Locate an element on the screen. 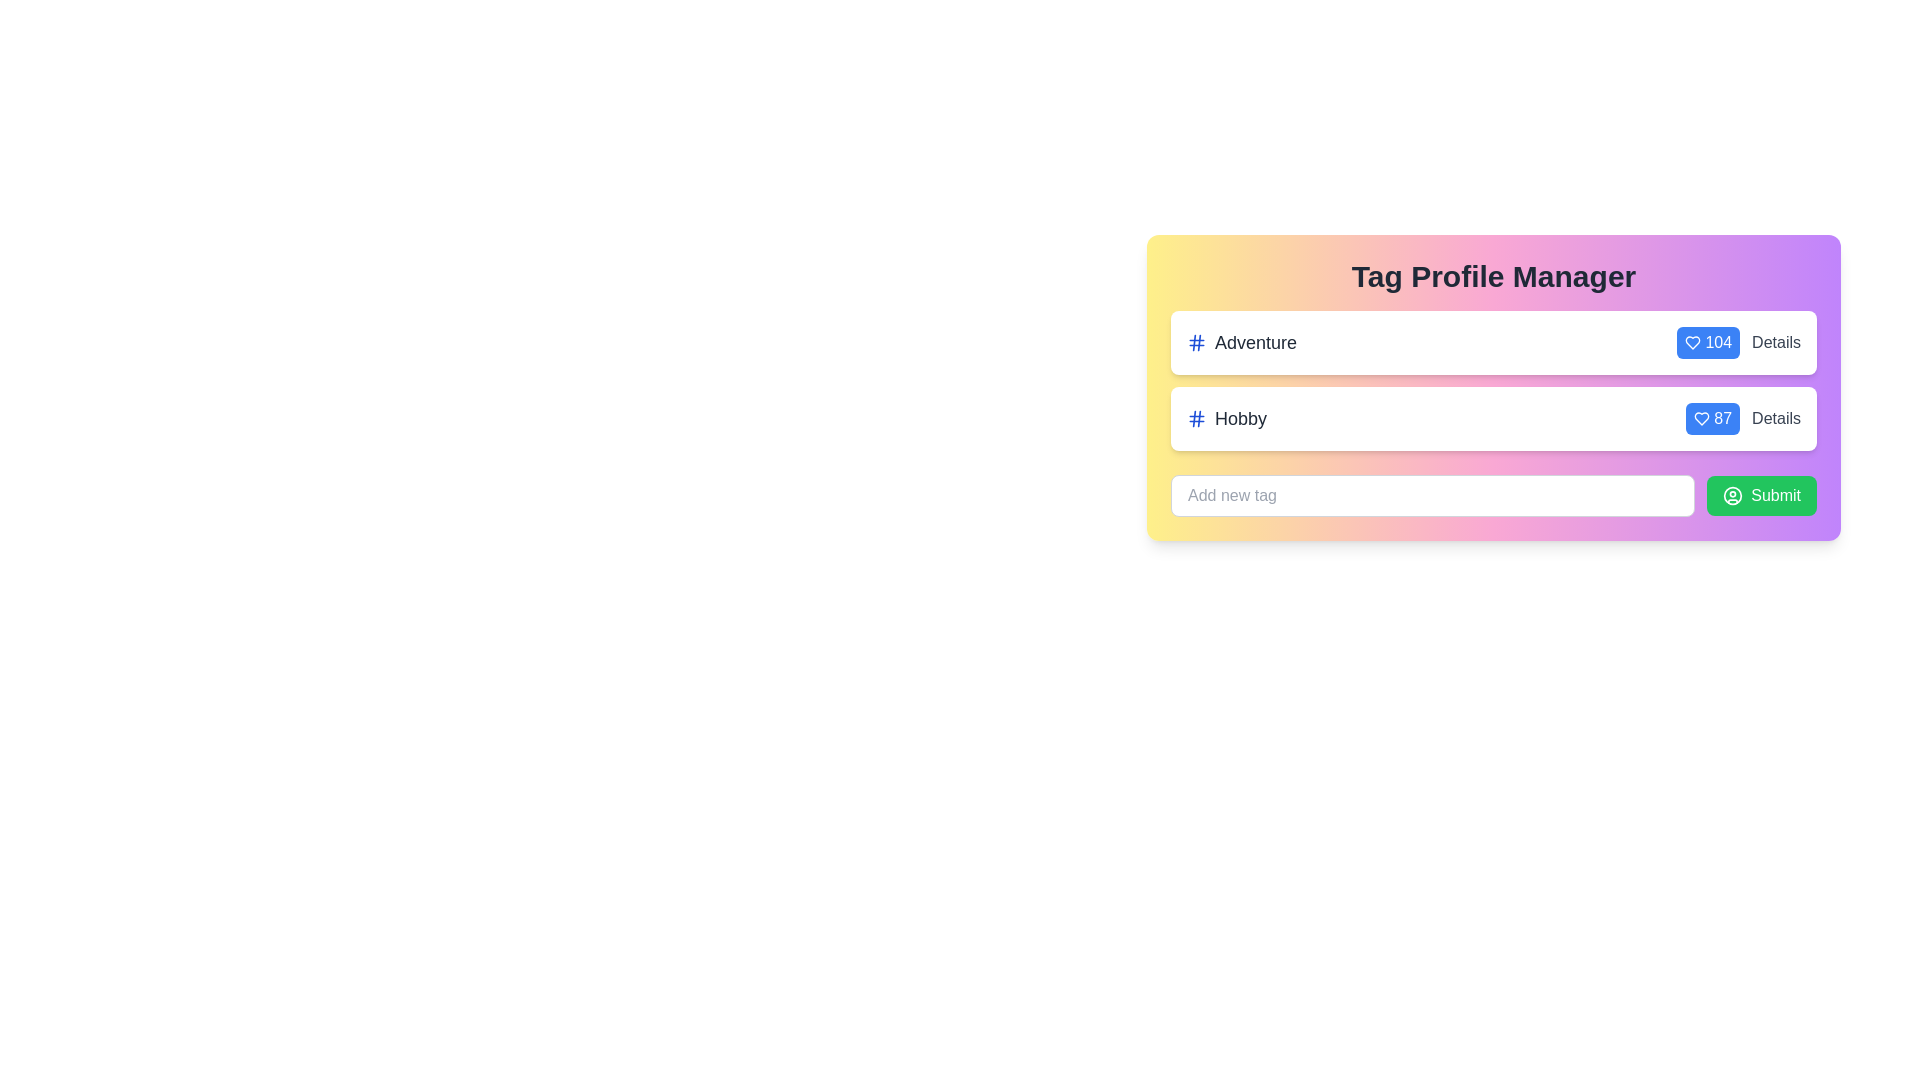 This screenshot has width=1920, height=1080. the number '87' in the Hobby interactive element is located at coordinates (1742, 418).